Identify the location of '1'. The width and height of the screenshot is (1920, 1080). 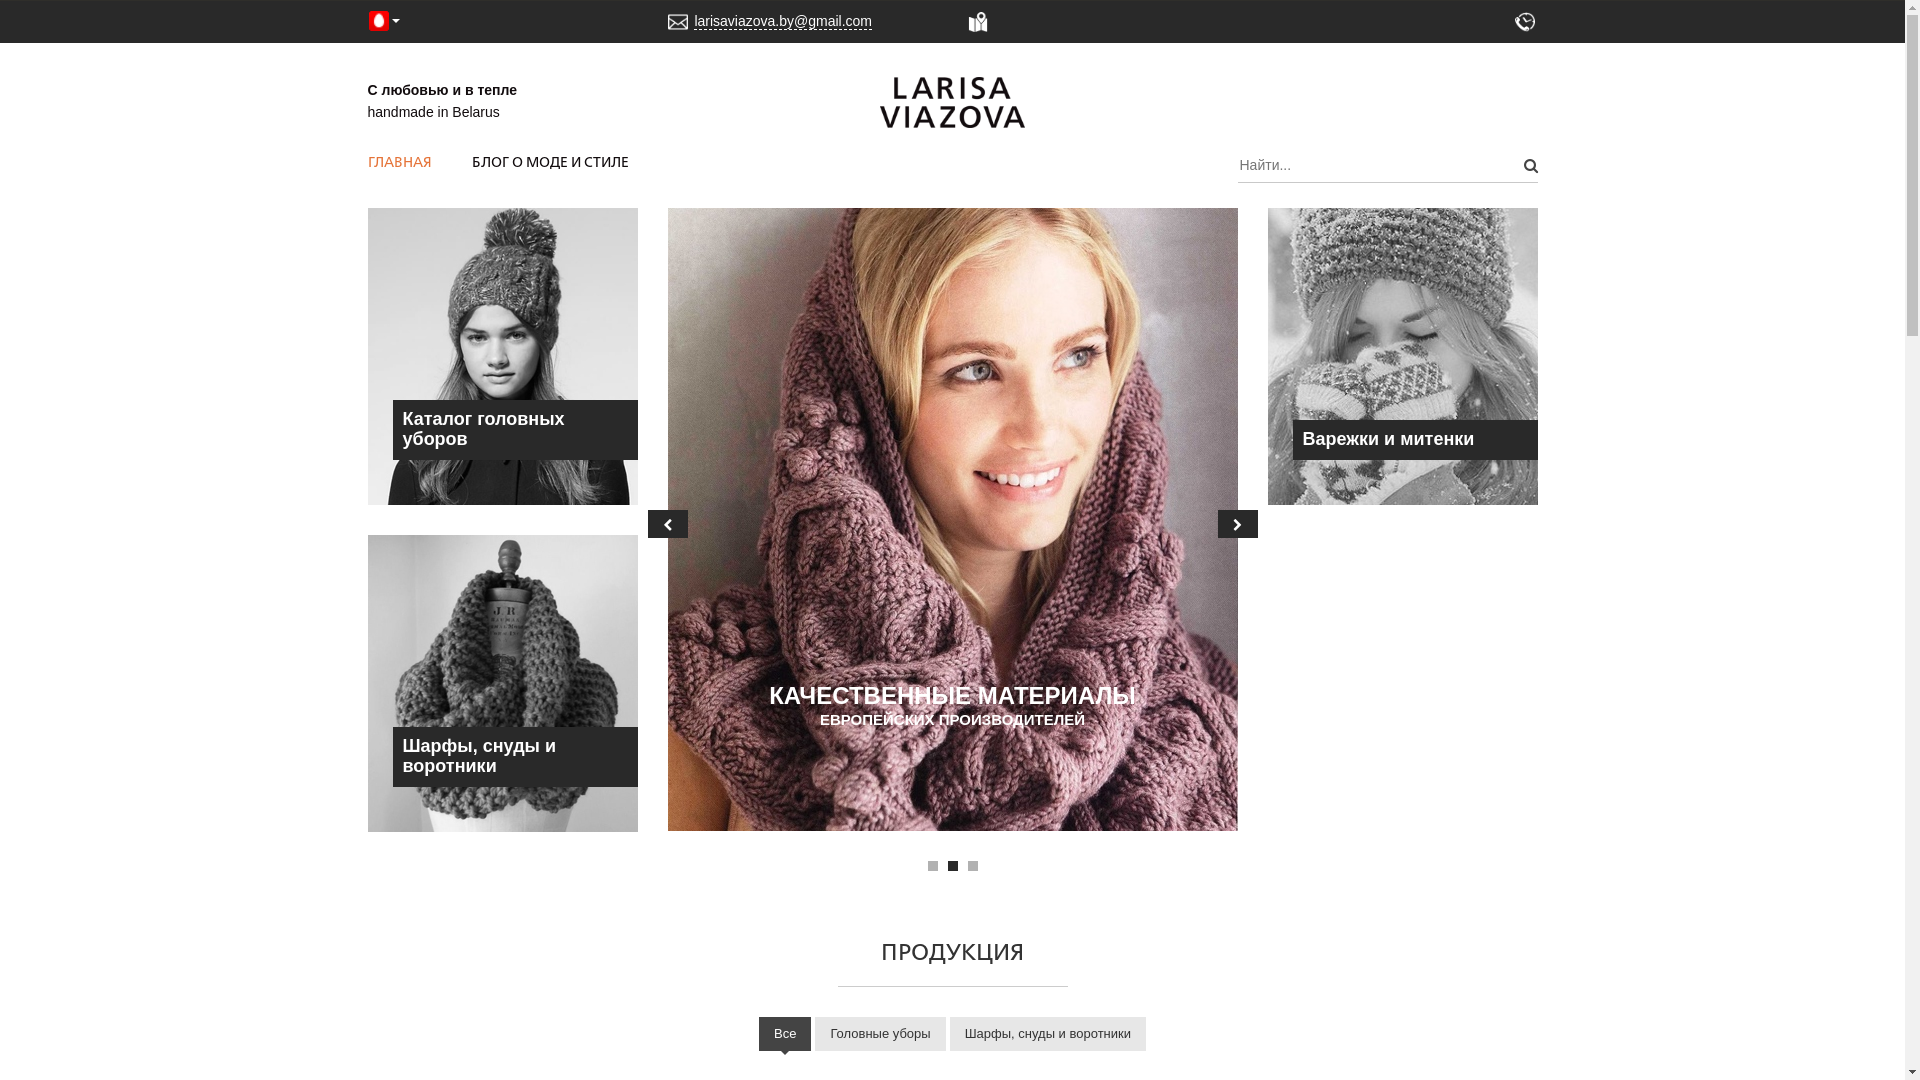
(931, 865).